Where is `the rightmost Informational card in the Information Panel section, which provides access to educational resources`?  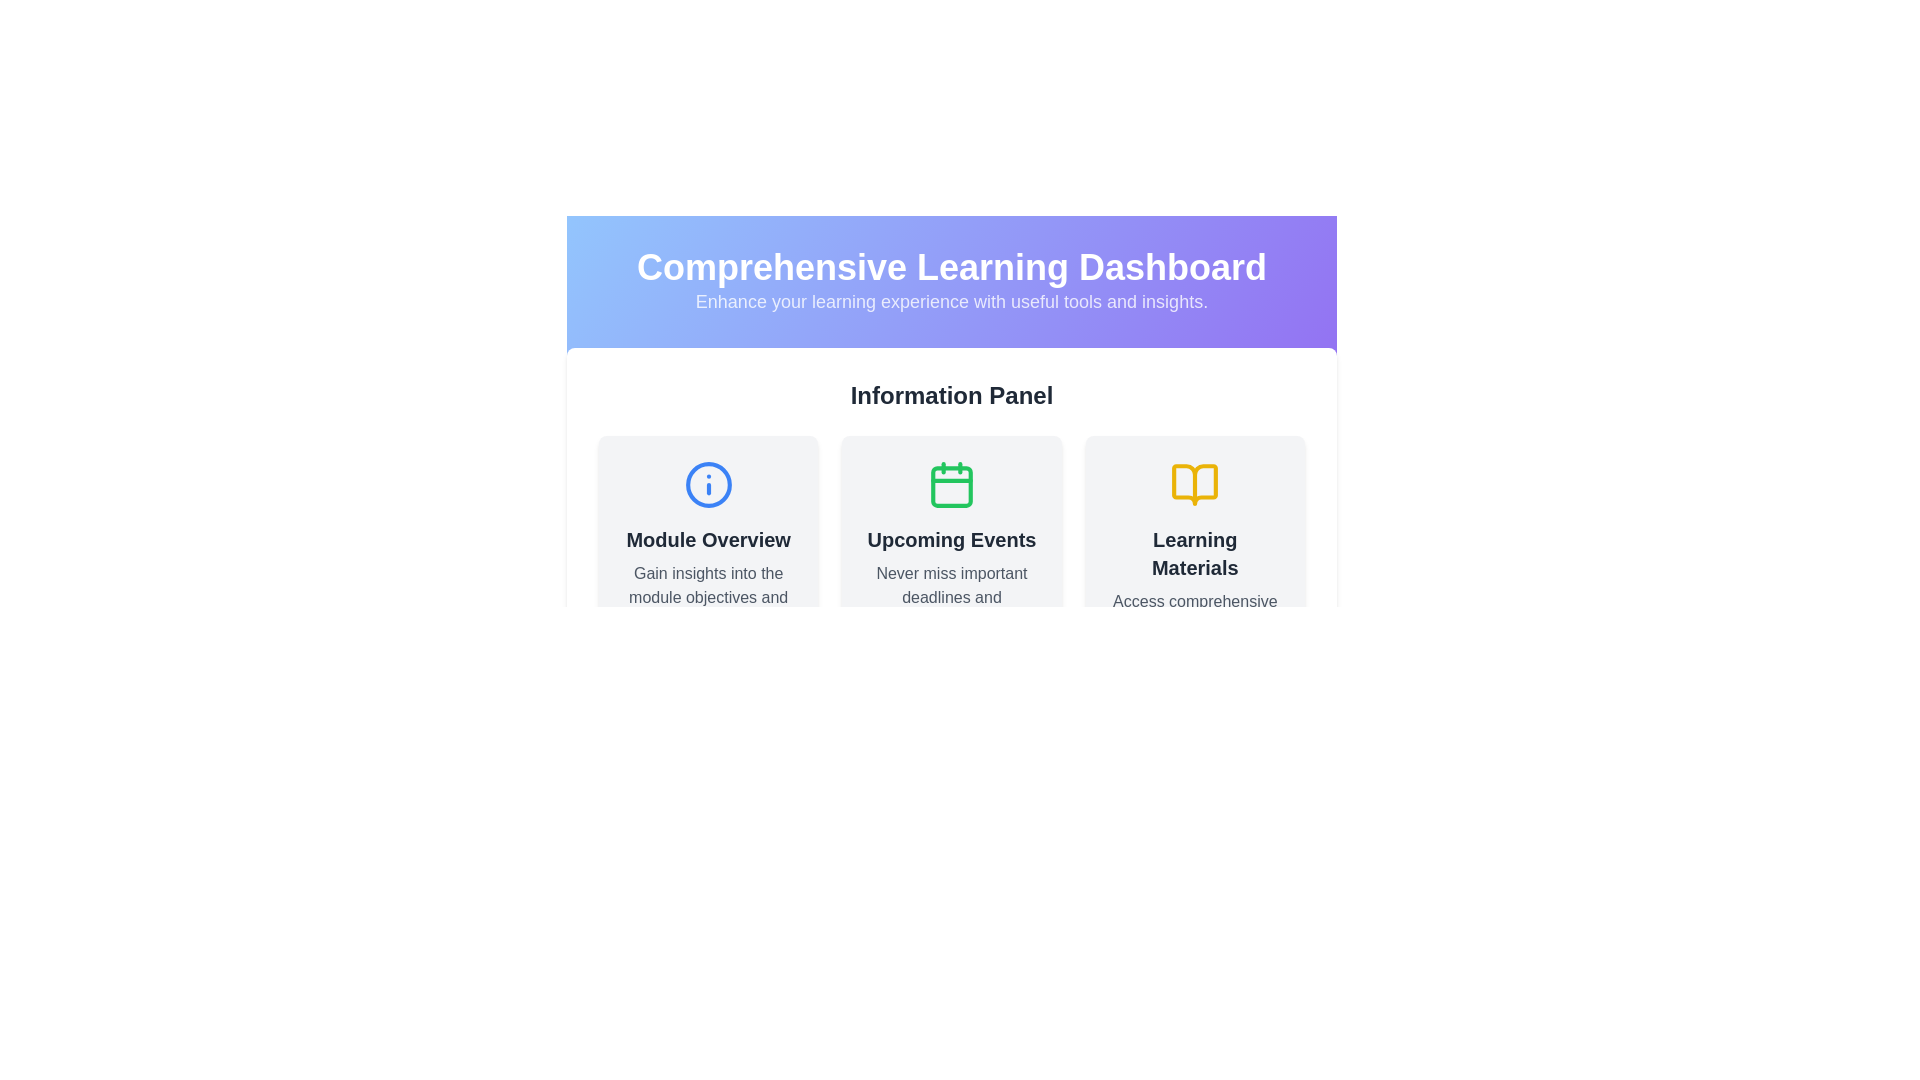
the rightmost Informational card in the Information Panel section, which provides access to educational resources is located at coordinates (1195, 560).